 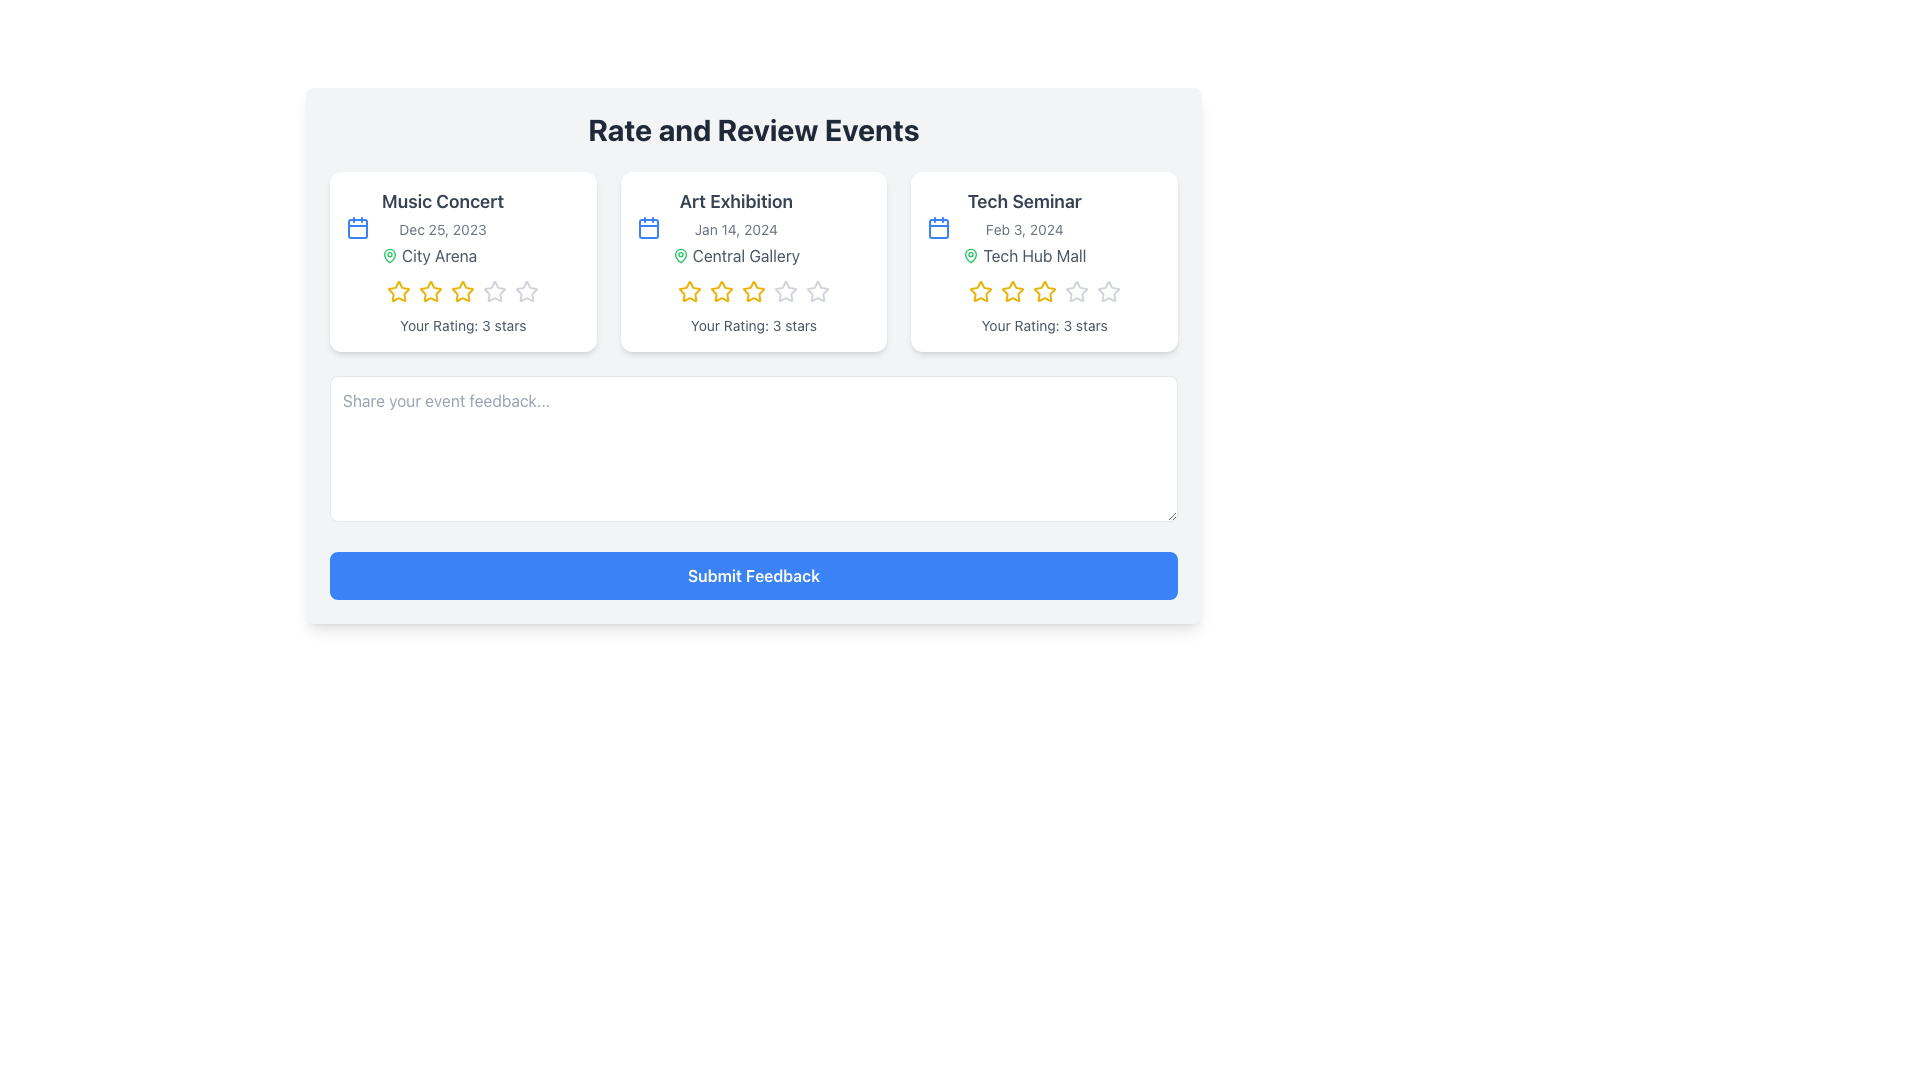 I want to click on the second yellow star-shaped icon in the rating system under the event title 'Music Concert' to rate it, so click(x=430, y=292).